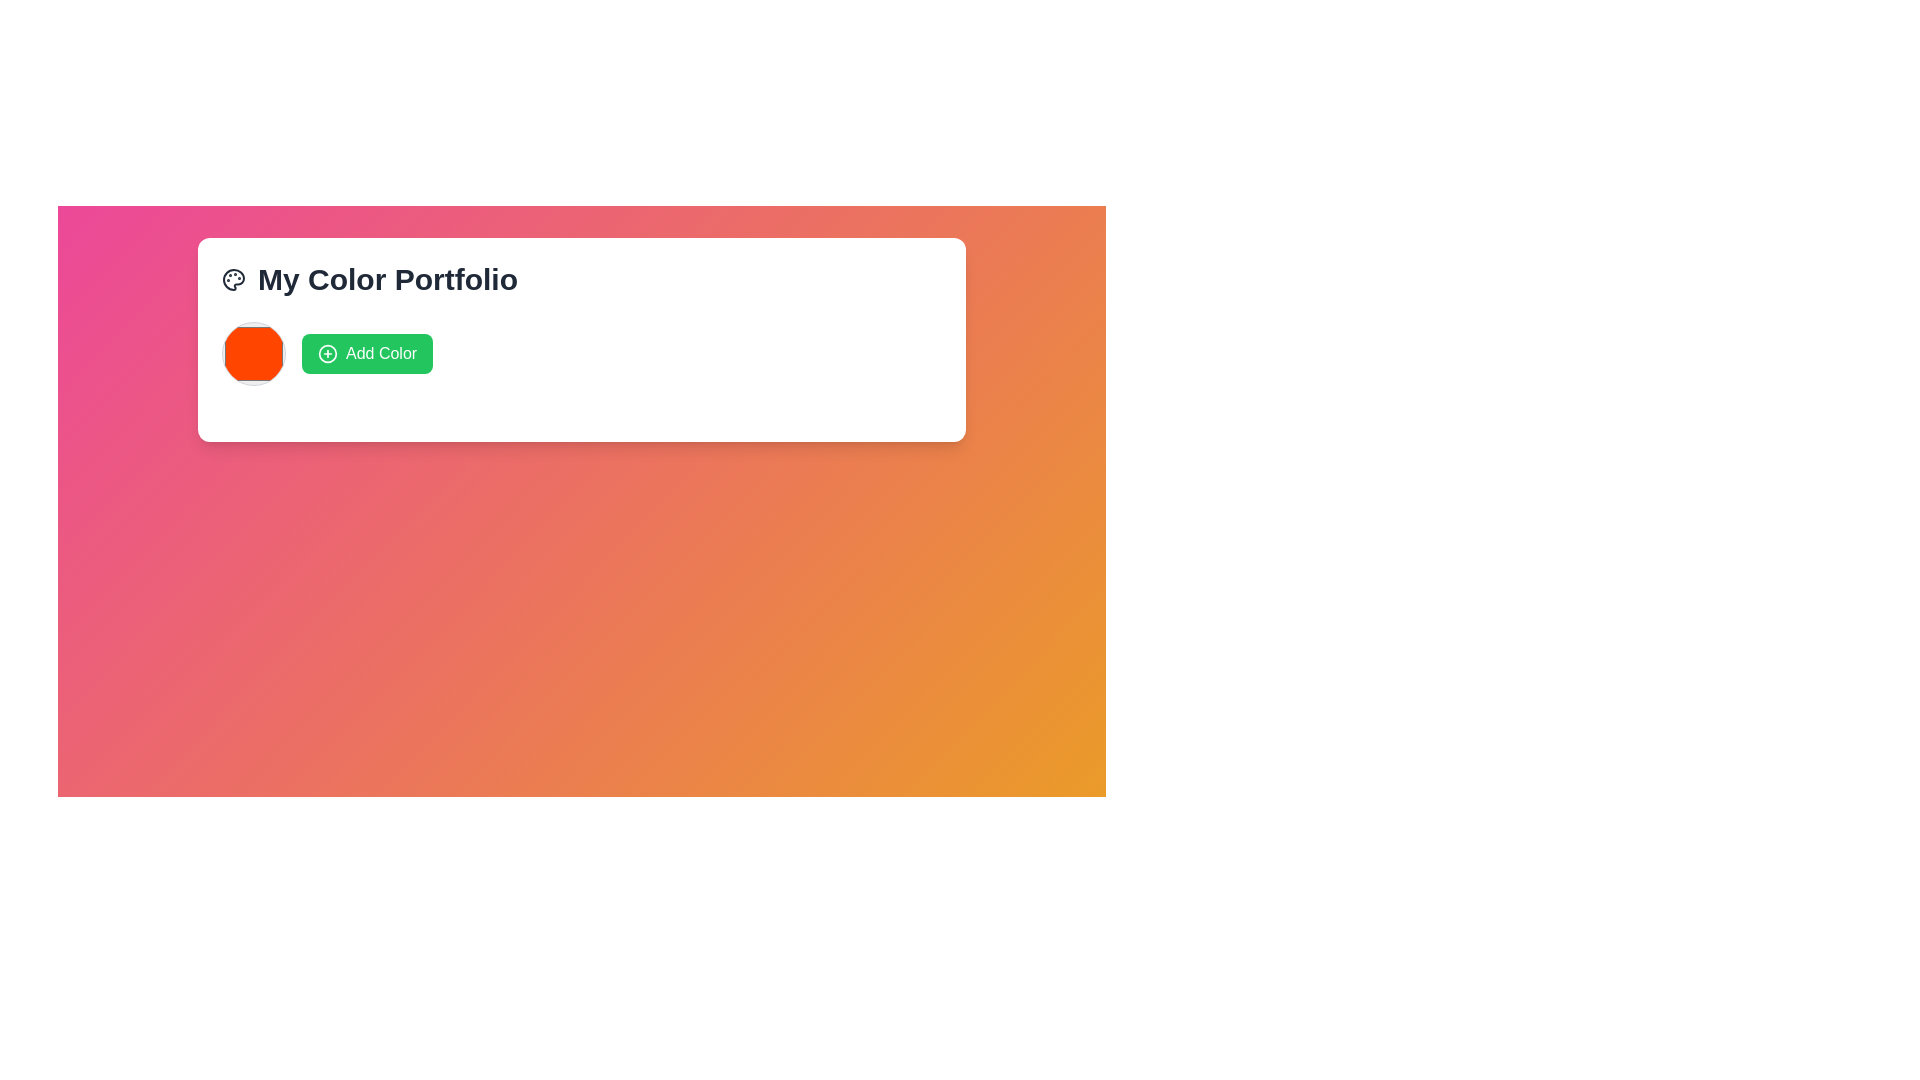 Image resolution: width=1920 pixels, height=1080 pixels. Describe the element at coordinates (367, 353) in the screenshot. I see `the green 'Add Color' button with white text and a circular icon with a plus sign` at that location.